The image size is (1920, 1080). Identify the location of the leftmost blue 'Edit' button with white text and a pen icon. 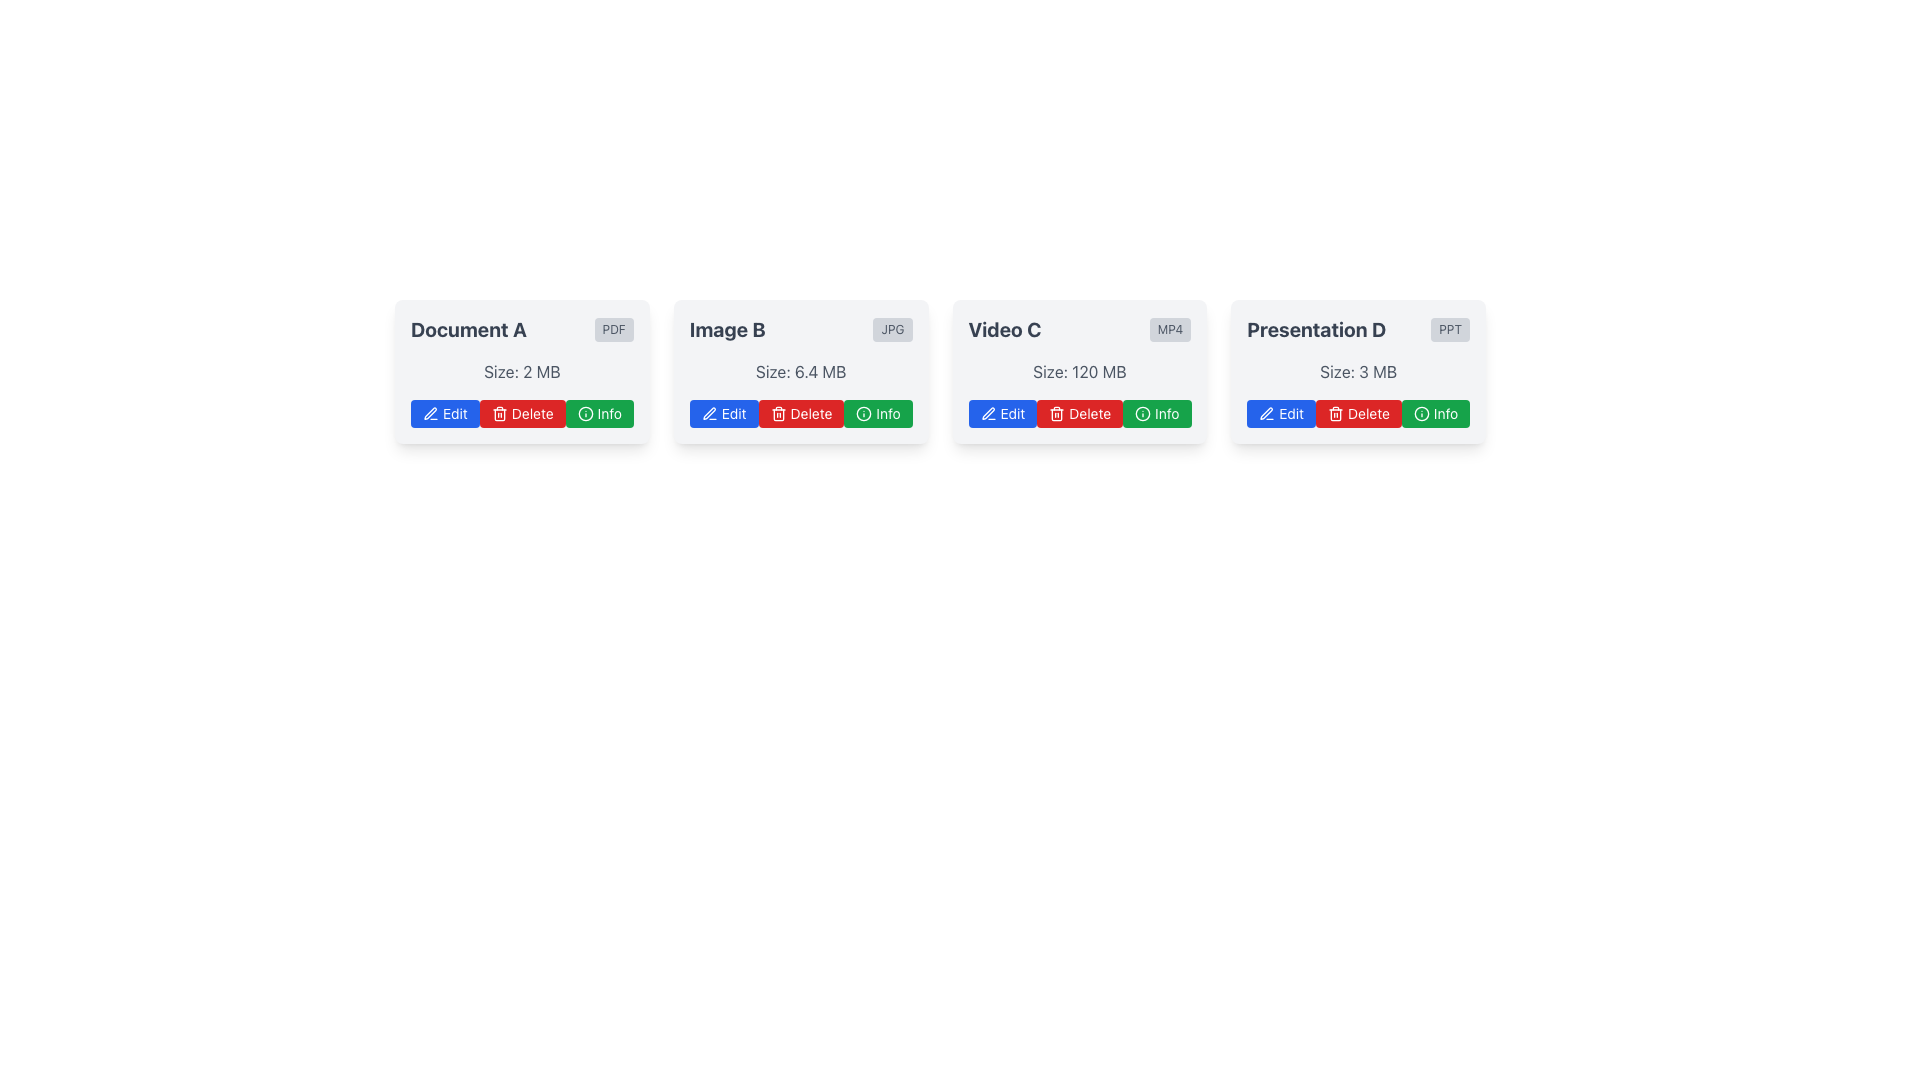
(723, 412).